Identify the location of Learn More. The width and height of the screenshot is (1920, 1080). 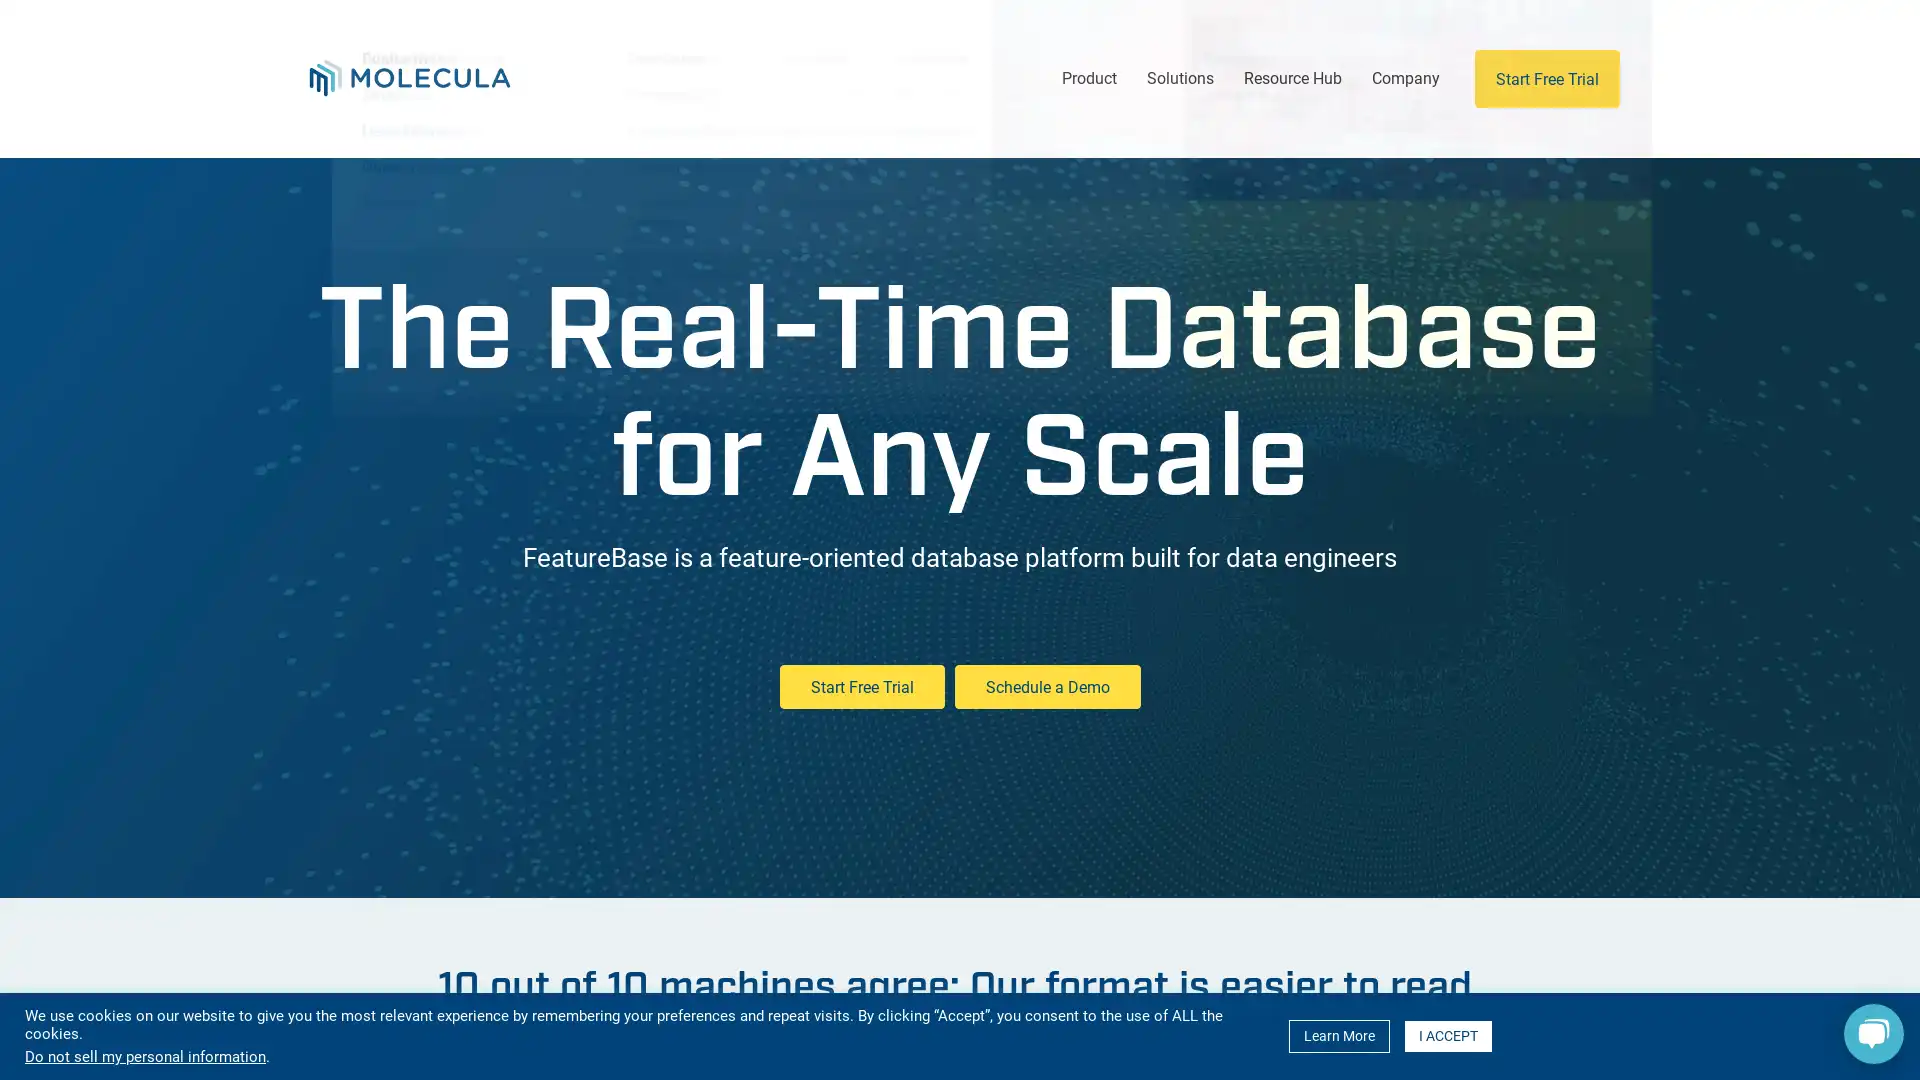
(1339, 1035).